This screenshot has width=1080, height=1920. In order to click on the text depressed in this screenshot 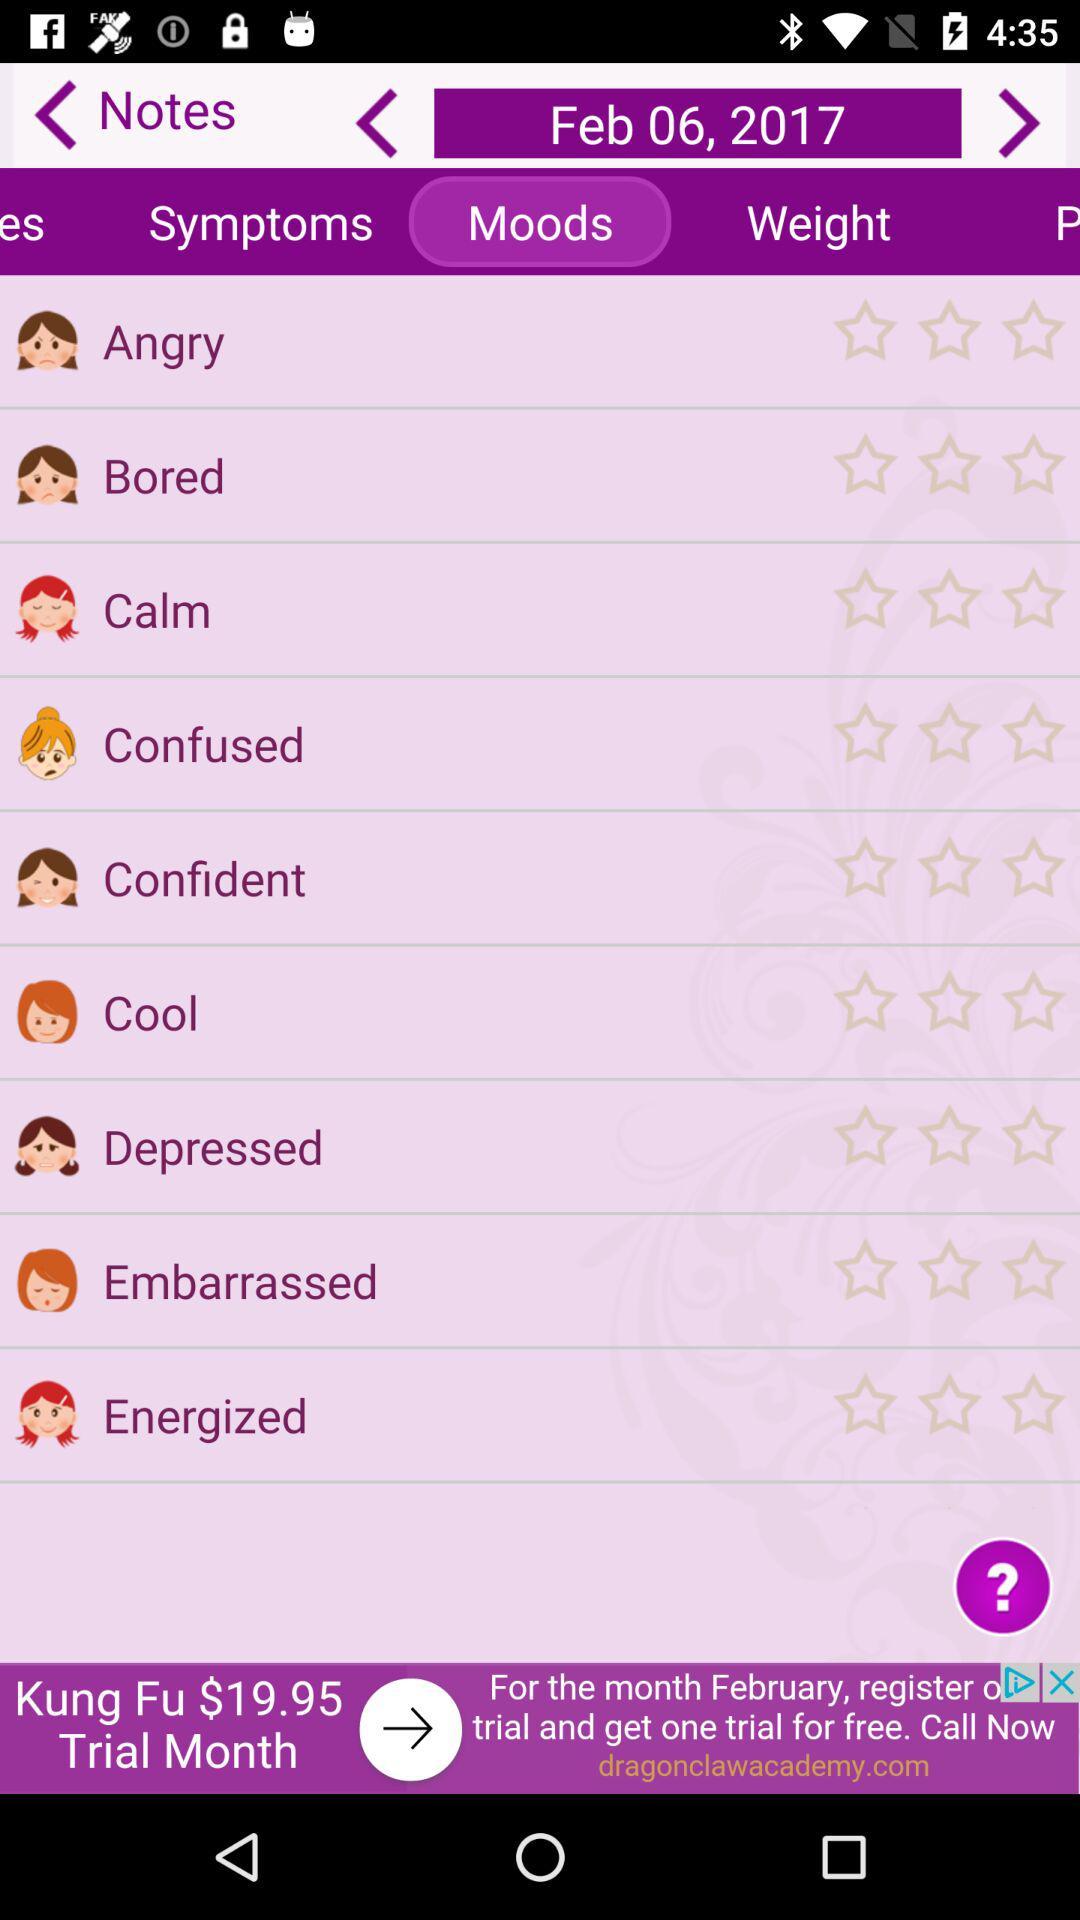, I will do `click(455, 1146)`.